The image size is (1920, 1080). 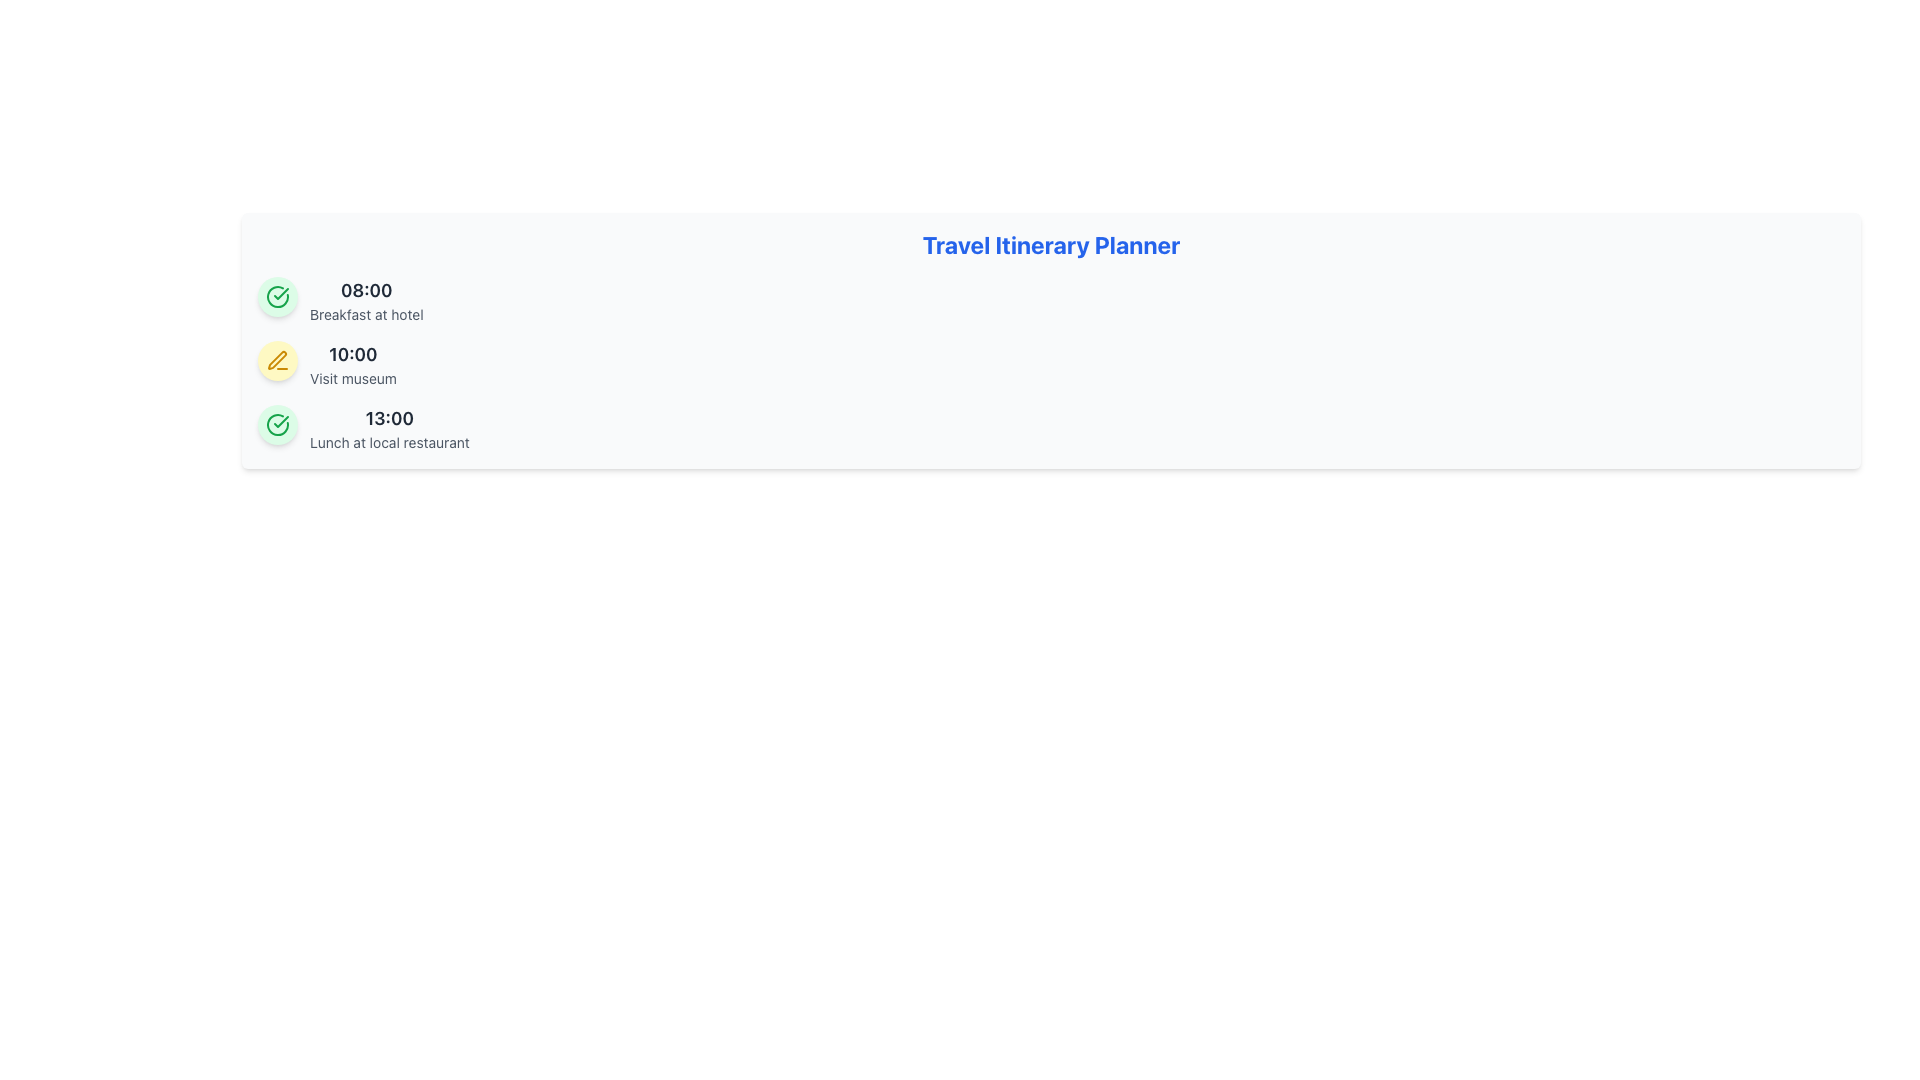 I want to click on the first list item displaying an event or activity in the schedule, located to the right of a green circular check icon, so click(x=366, y=300).